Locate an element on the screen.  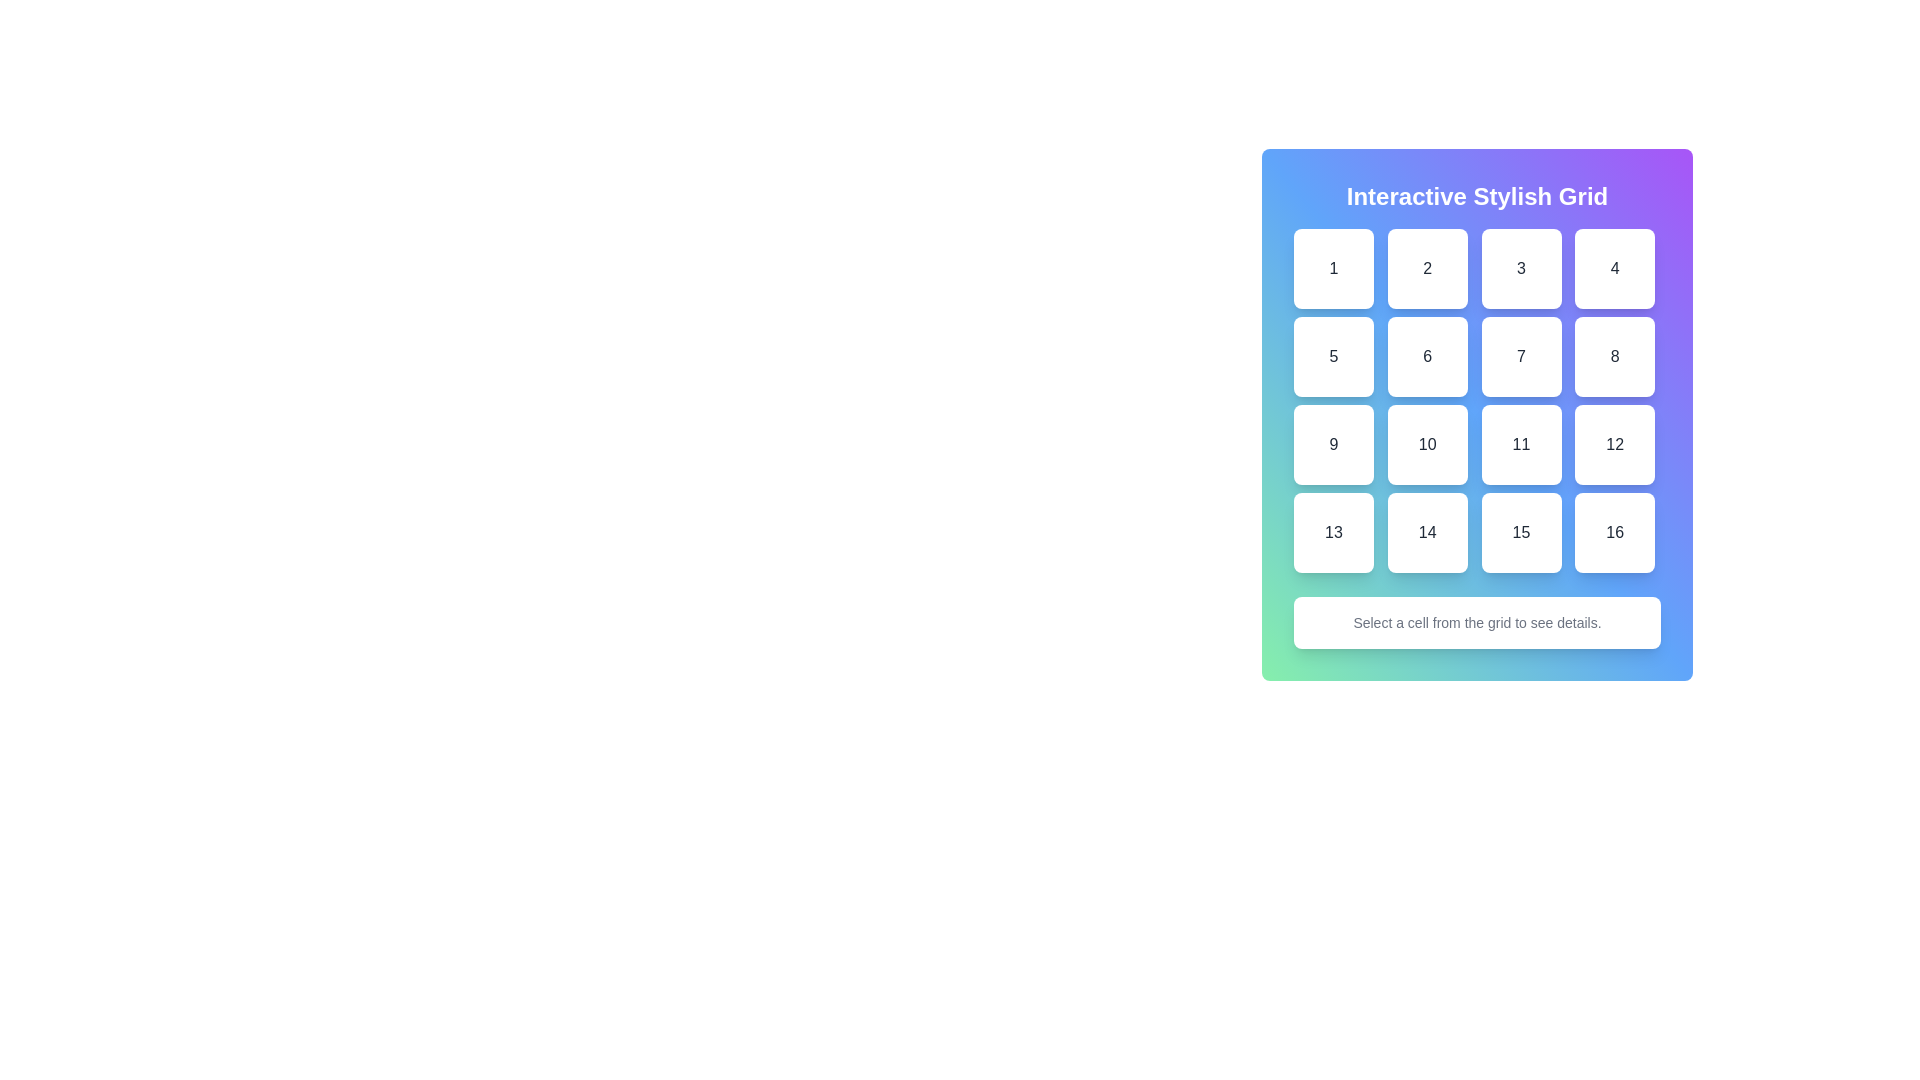
the button labeled '4' in the grid layout to observe its hover effect is located at coordinates (1615, 268).